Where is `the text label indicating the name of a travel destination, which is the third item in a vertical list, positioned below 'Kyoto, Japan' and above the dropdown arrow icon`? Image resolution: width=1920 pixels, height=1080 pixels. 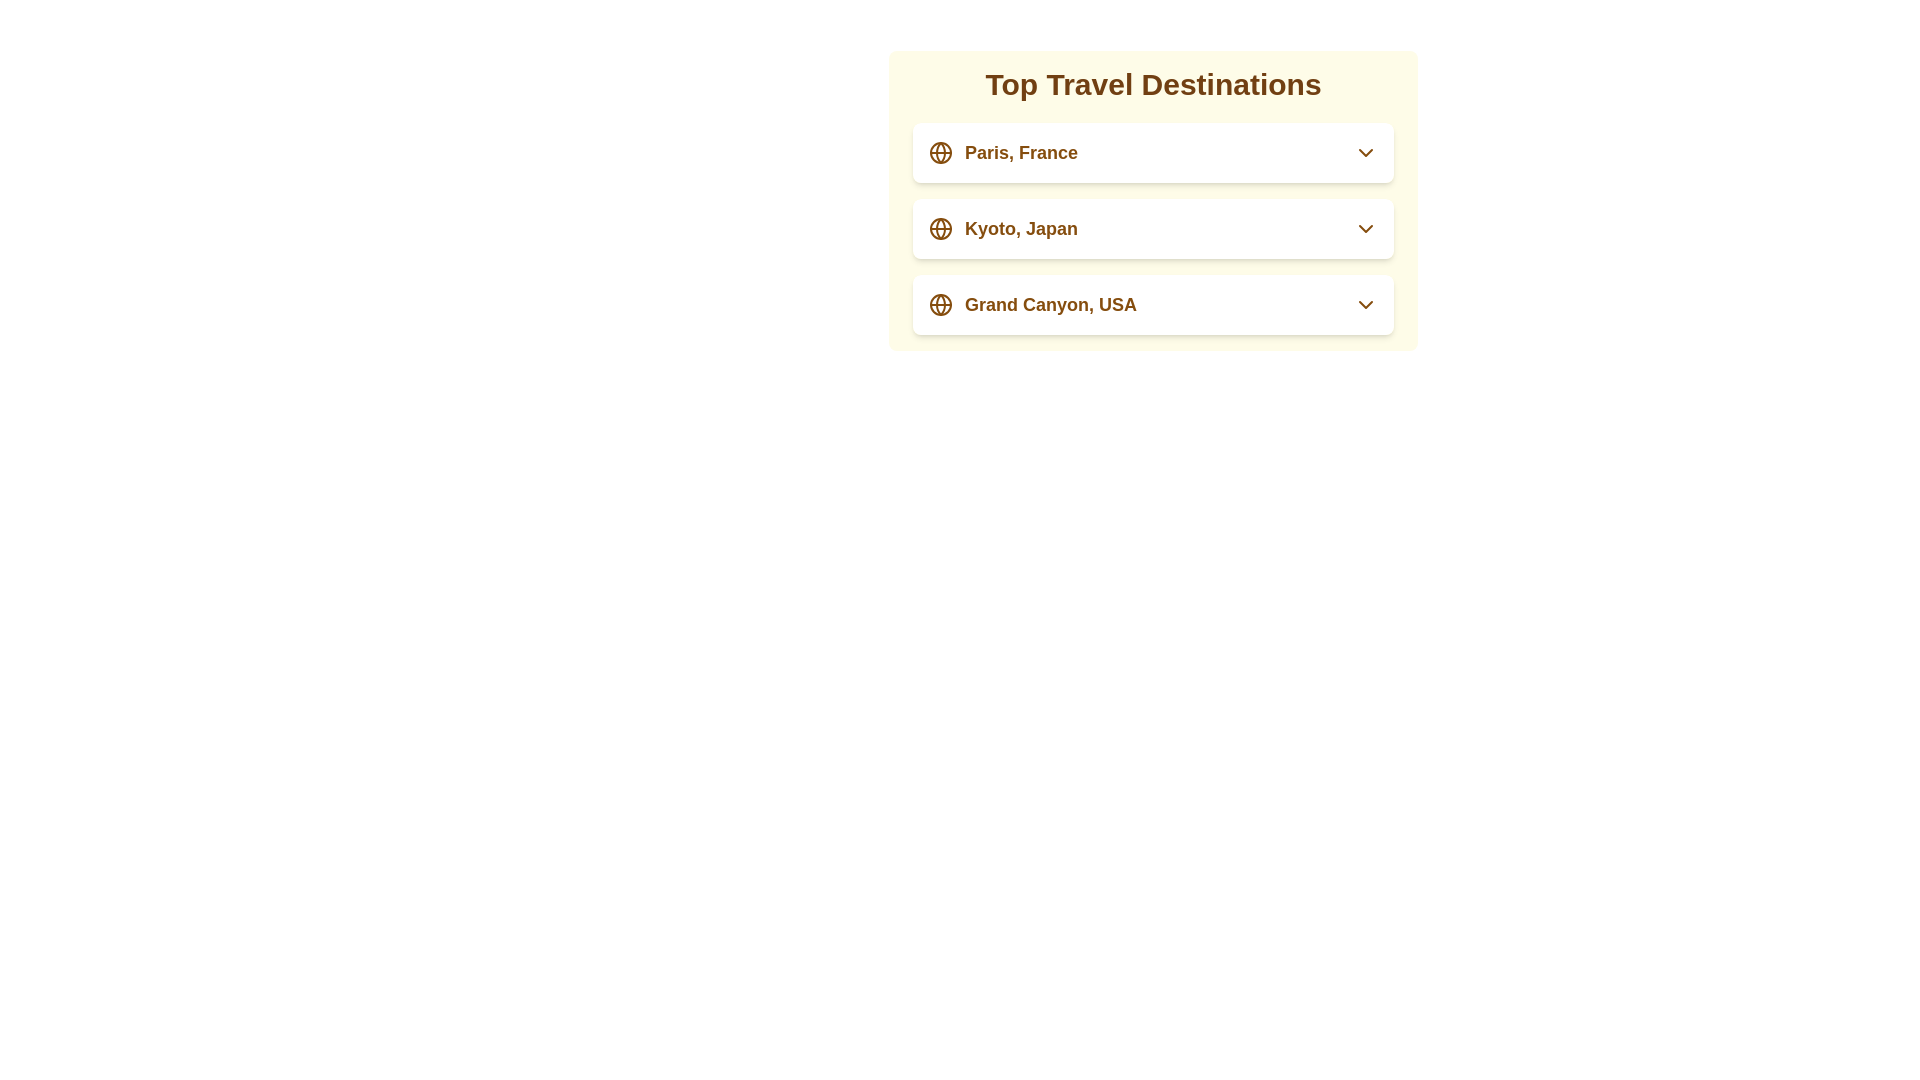 the text label indicating the name of a travel destination, which is the third item in a vertical list, positioned below 'Kyoto, Japan' and above the dropdown arrow icon is located at coordinates (1050, 304).